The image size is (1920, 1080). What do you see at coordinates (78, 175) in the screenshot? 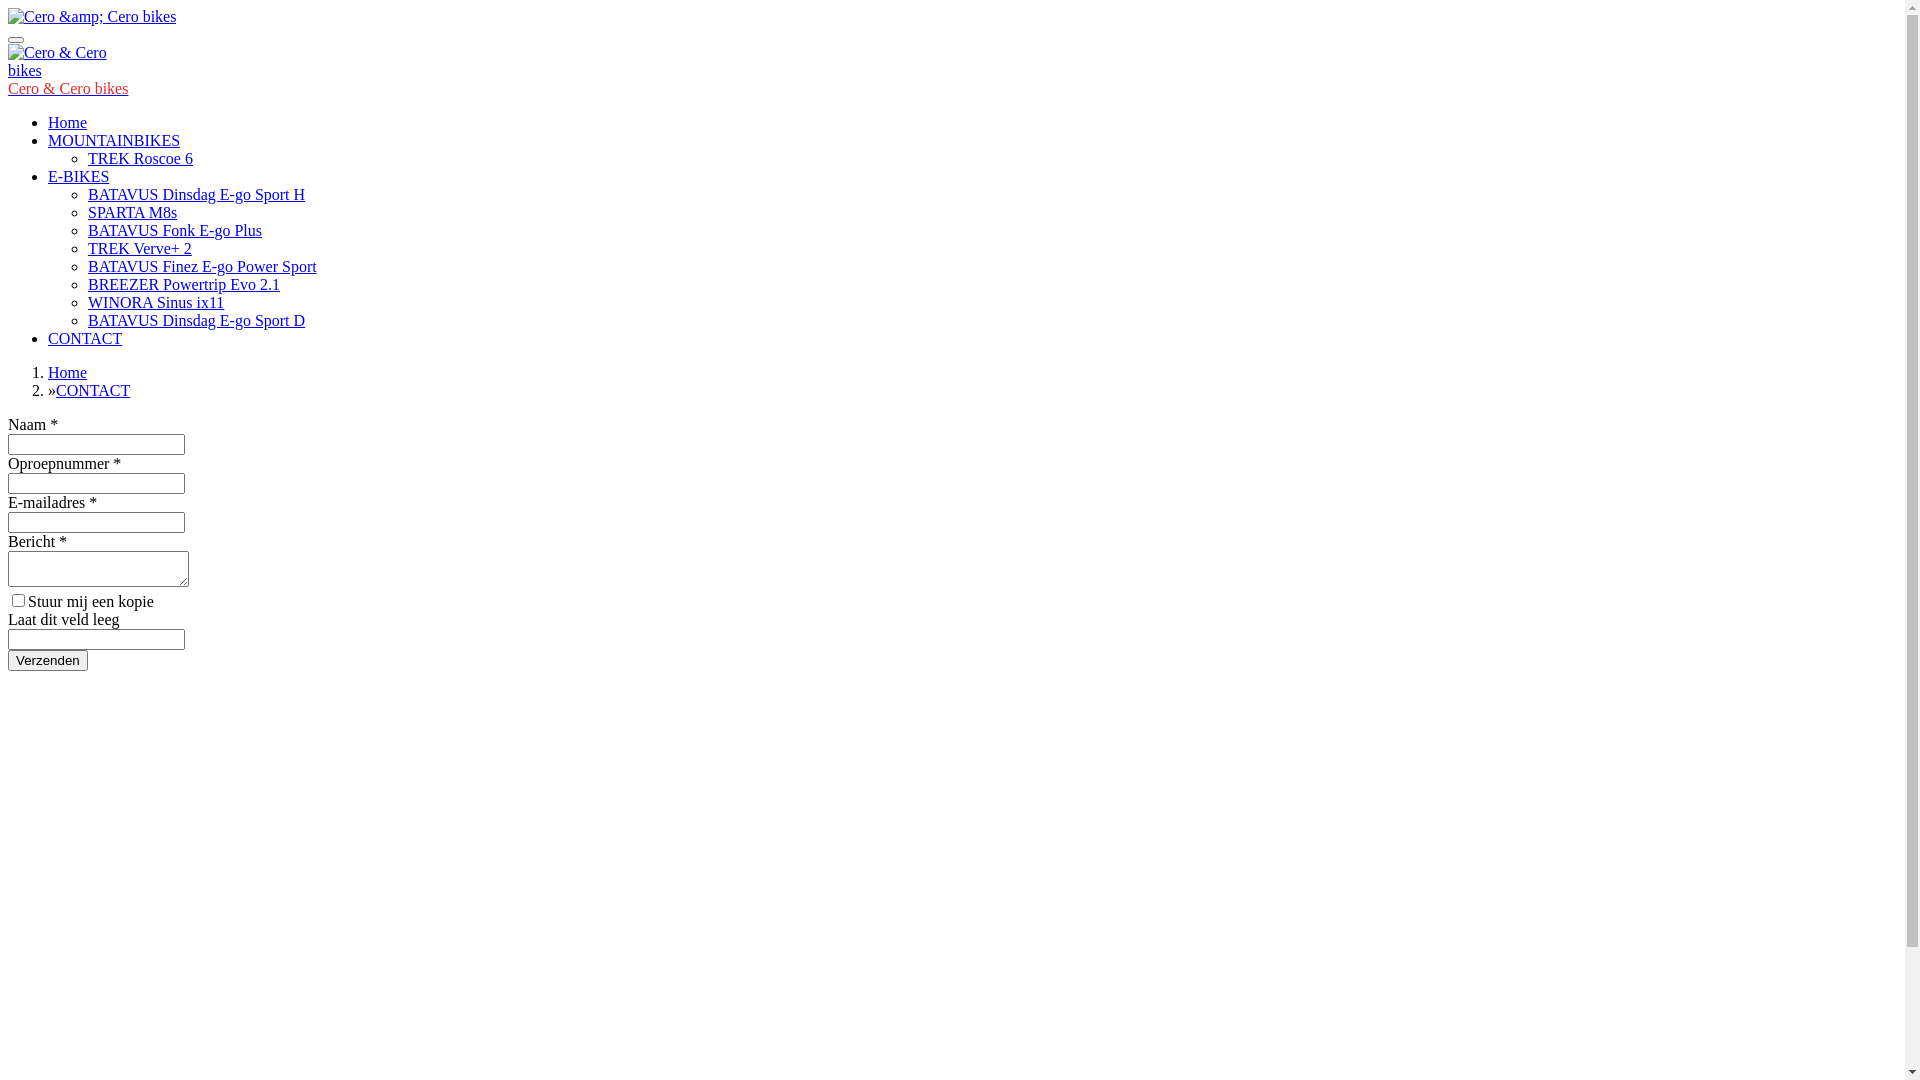
I see `'E-BIKES'` at bounding box center [78, 175].